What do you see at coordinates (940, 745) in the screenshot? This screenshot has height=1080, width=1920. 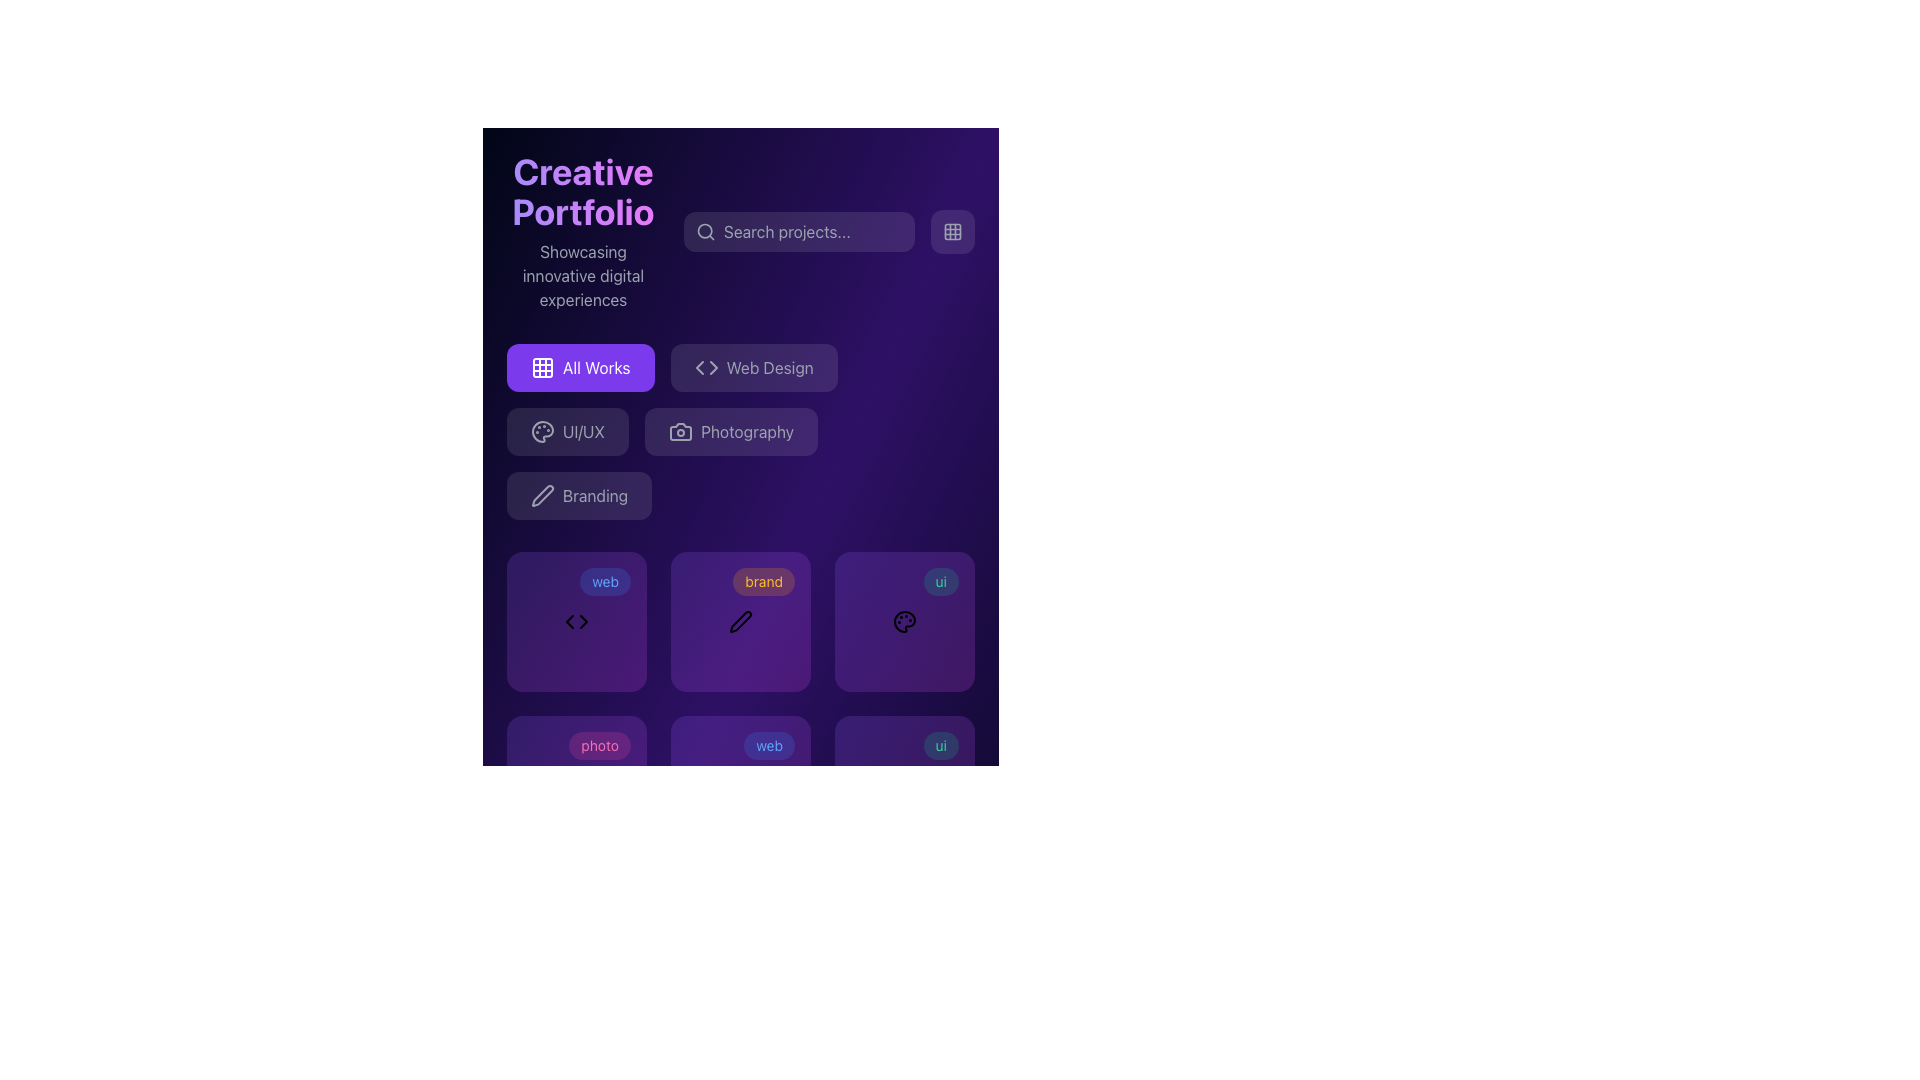 I see `the content of the badge located at the top-right corner of the purple card, which is the third card in the row of cards in the grid layout` at bounding box center [940, 745].